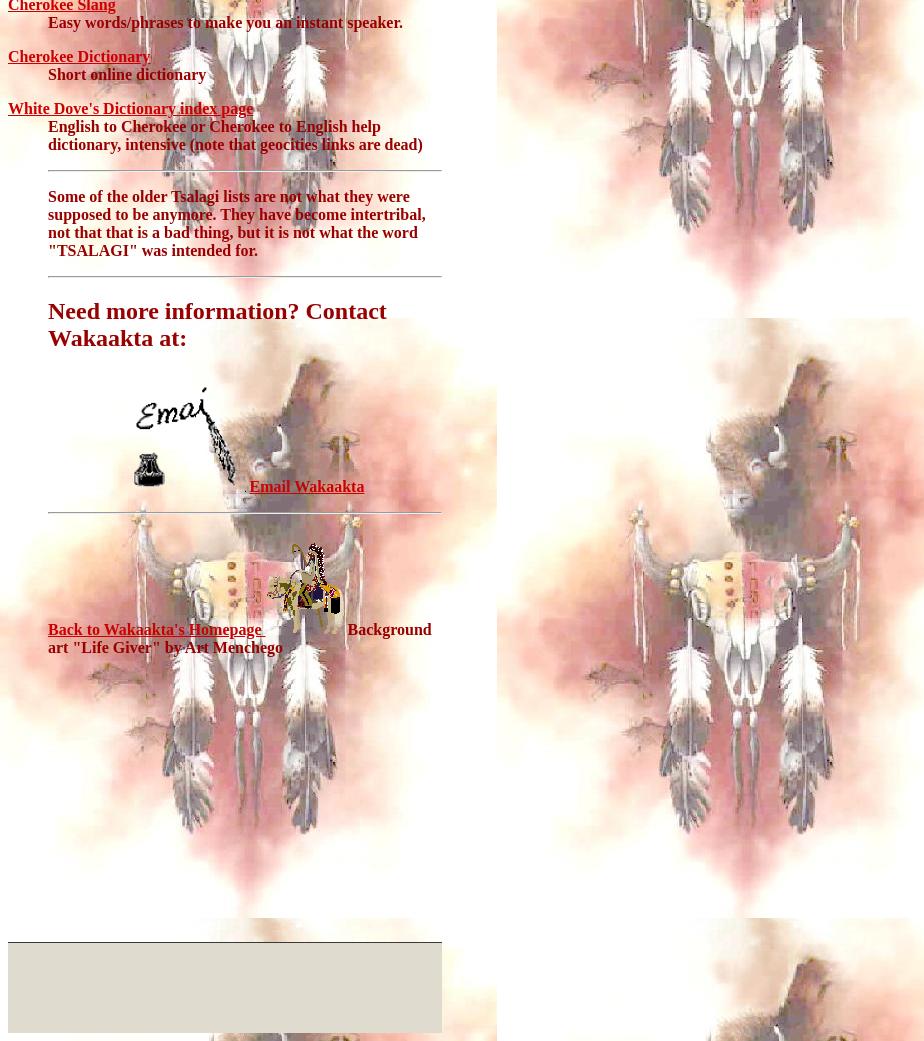 The height and width of the screenshot is (1041, 924). I want to click on 'Need more information? Contact Wakaakta at:', so click(216, 324).